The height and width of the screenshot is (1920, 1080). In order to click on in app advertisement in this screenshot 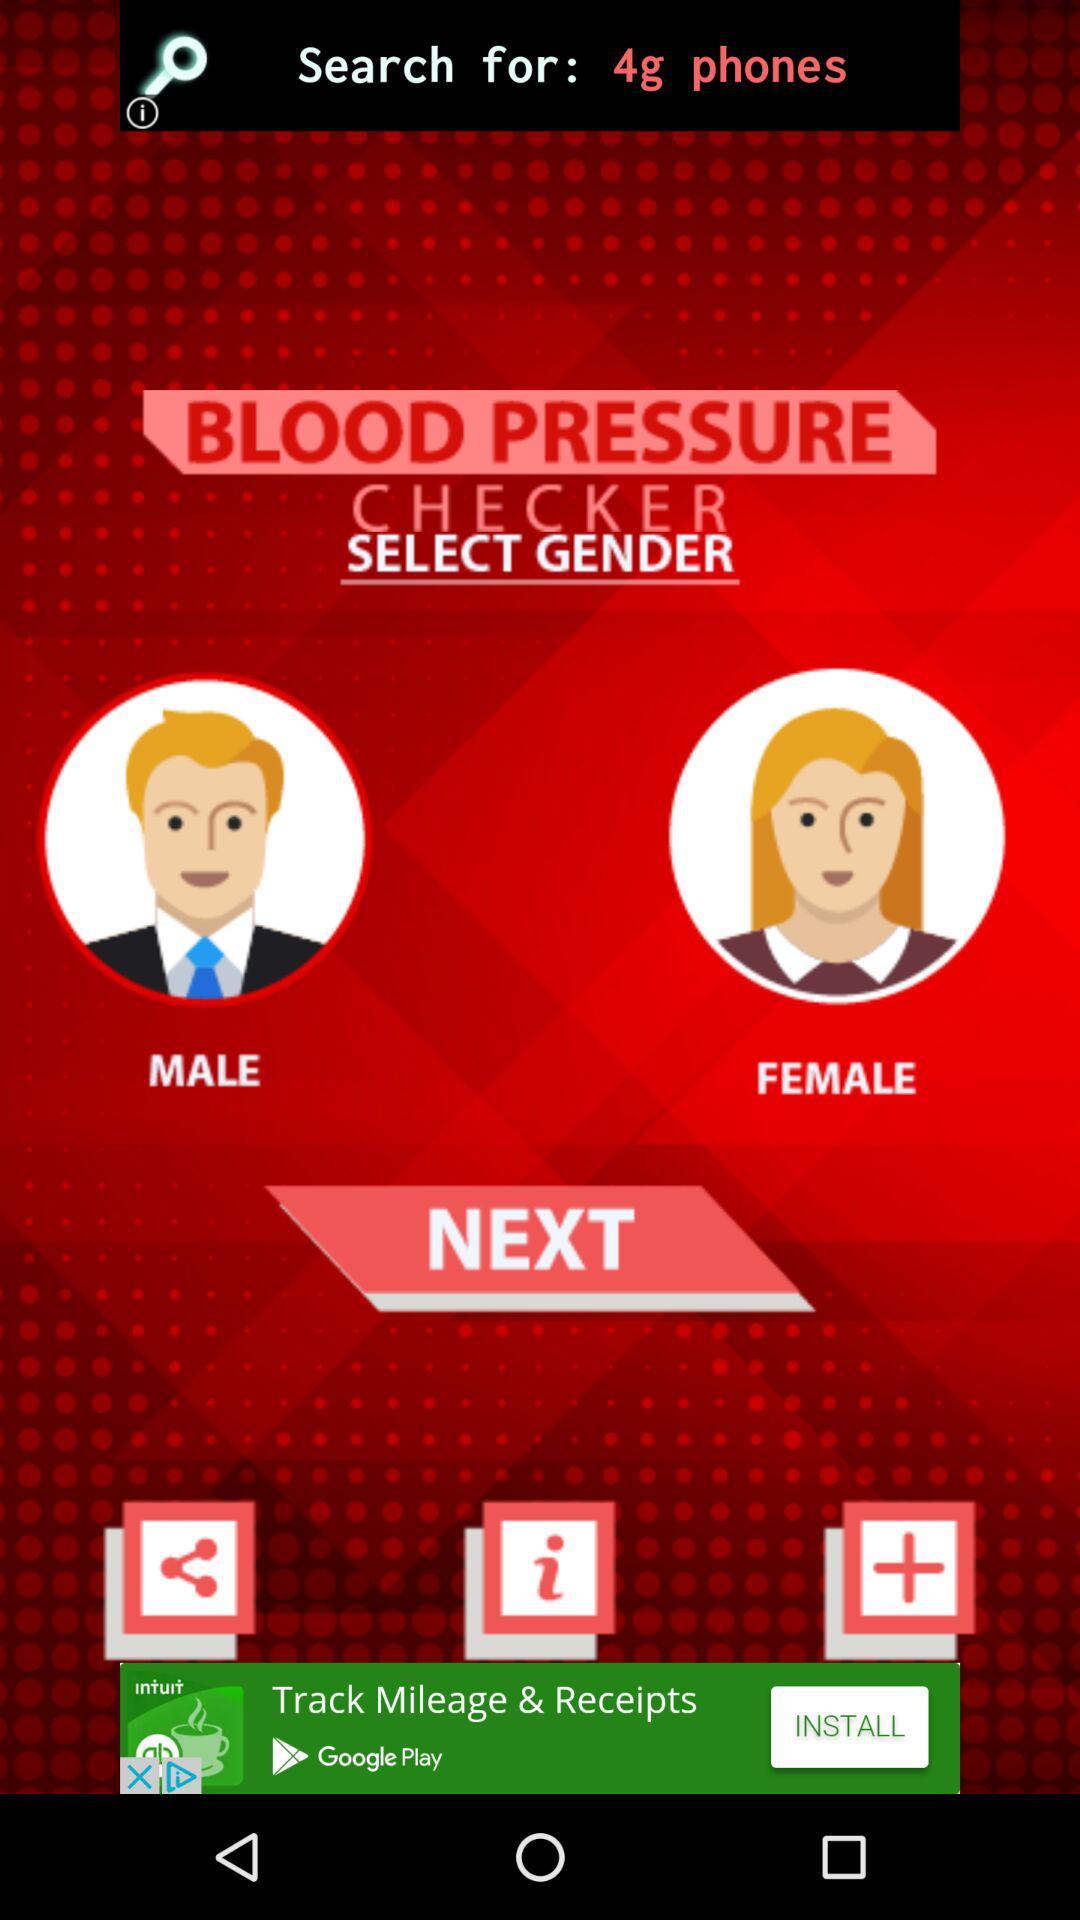, I will do `click(540, 1727)`.